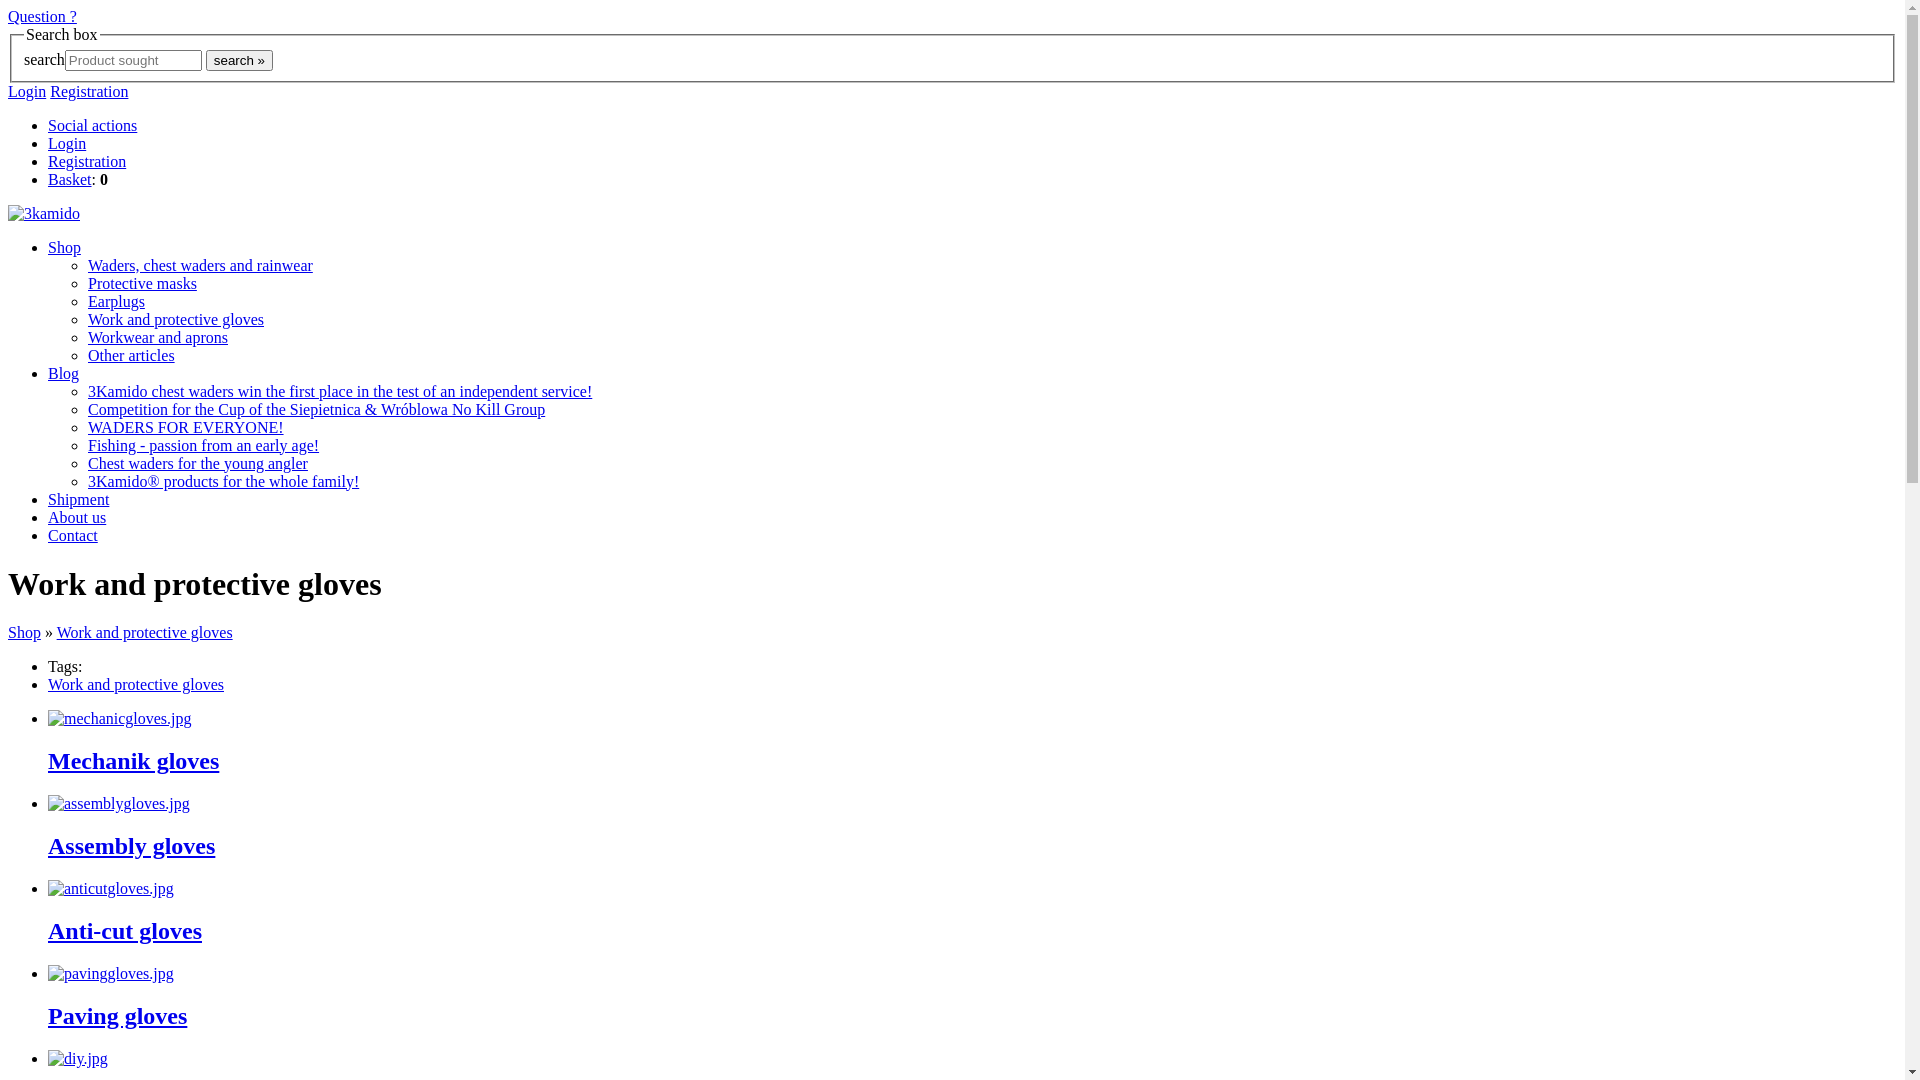 The width and height of the screenshot is (1920, 1080). I want to click on 'Earplugs', so click(115, 301).